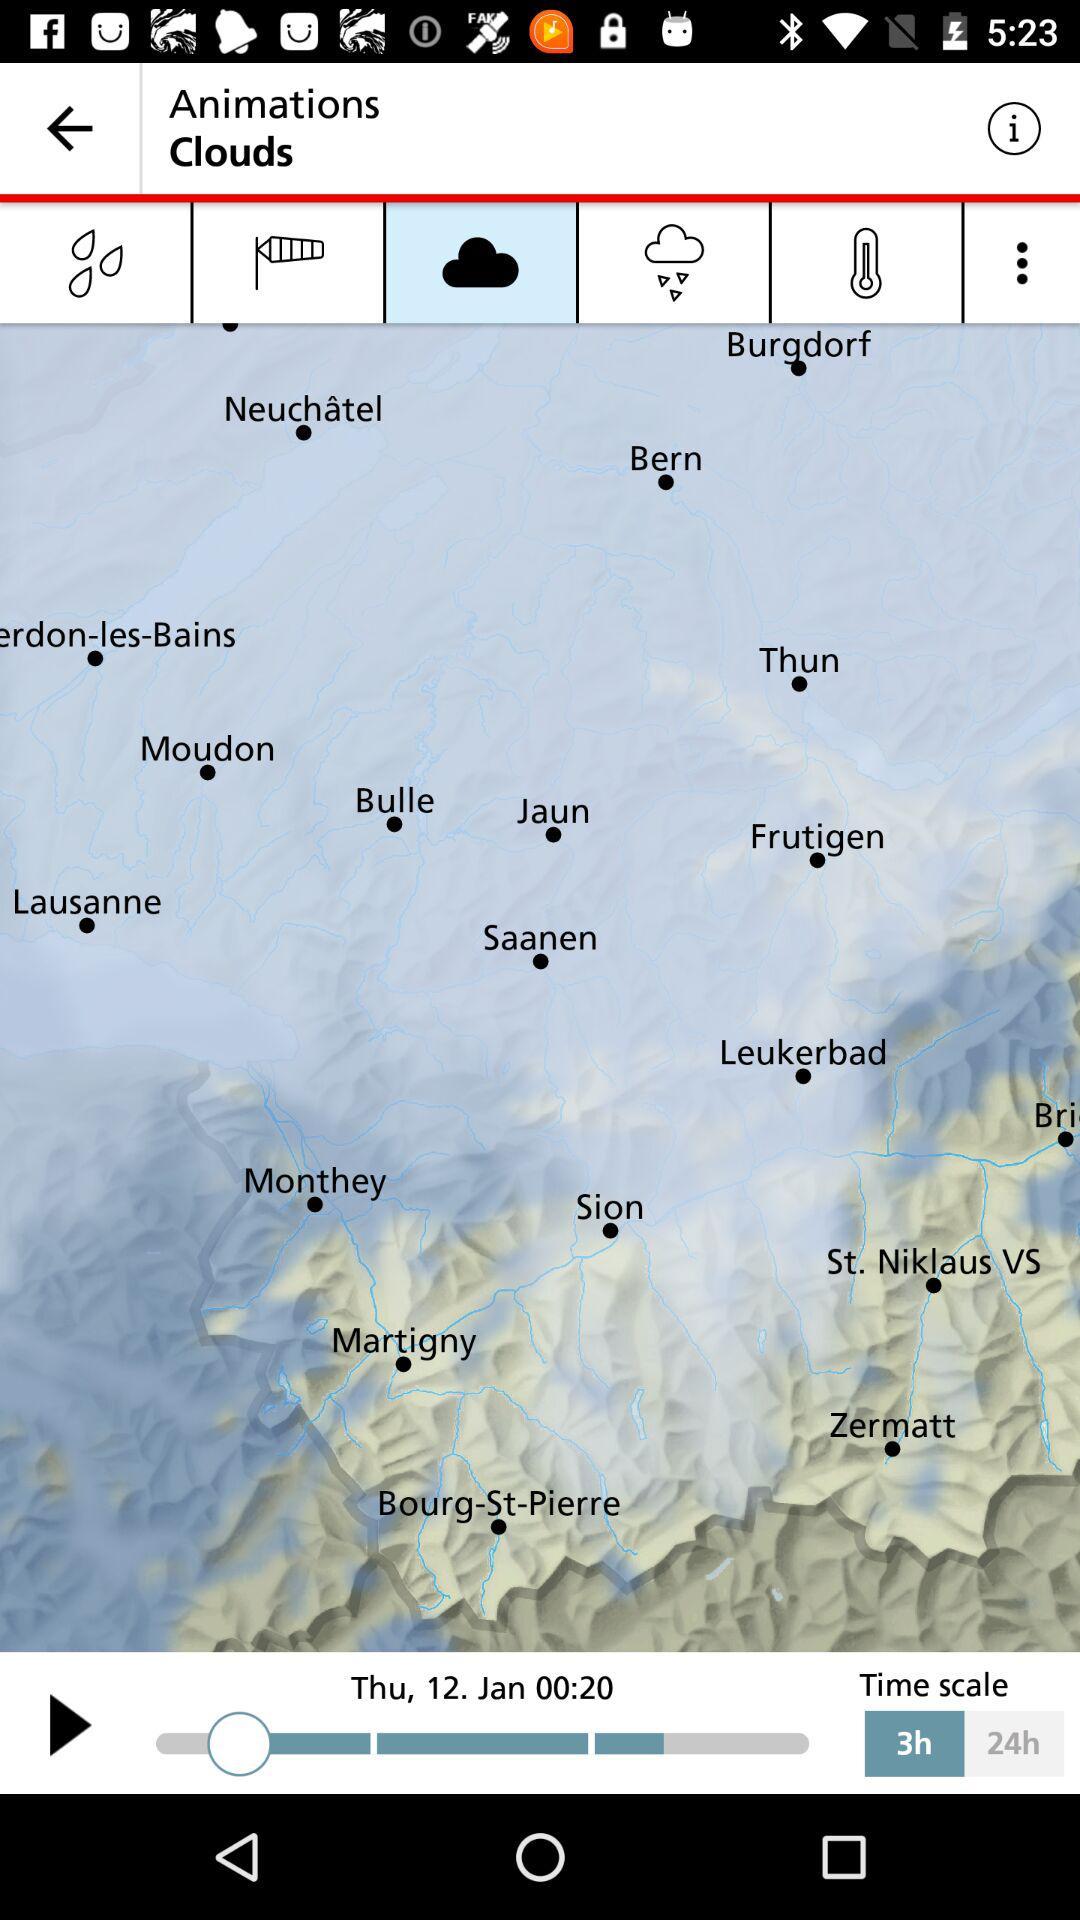 The height and width of the screenshot is (1920, 1080). Describe the element at coordinates (1022, 261) in the screenshot. I see `meun` at that location.